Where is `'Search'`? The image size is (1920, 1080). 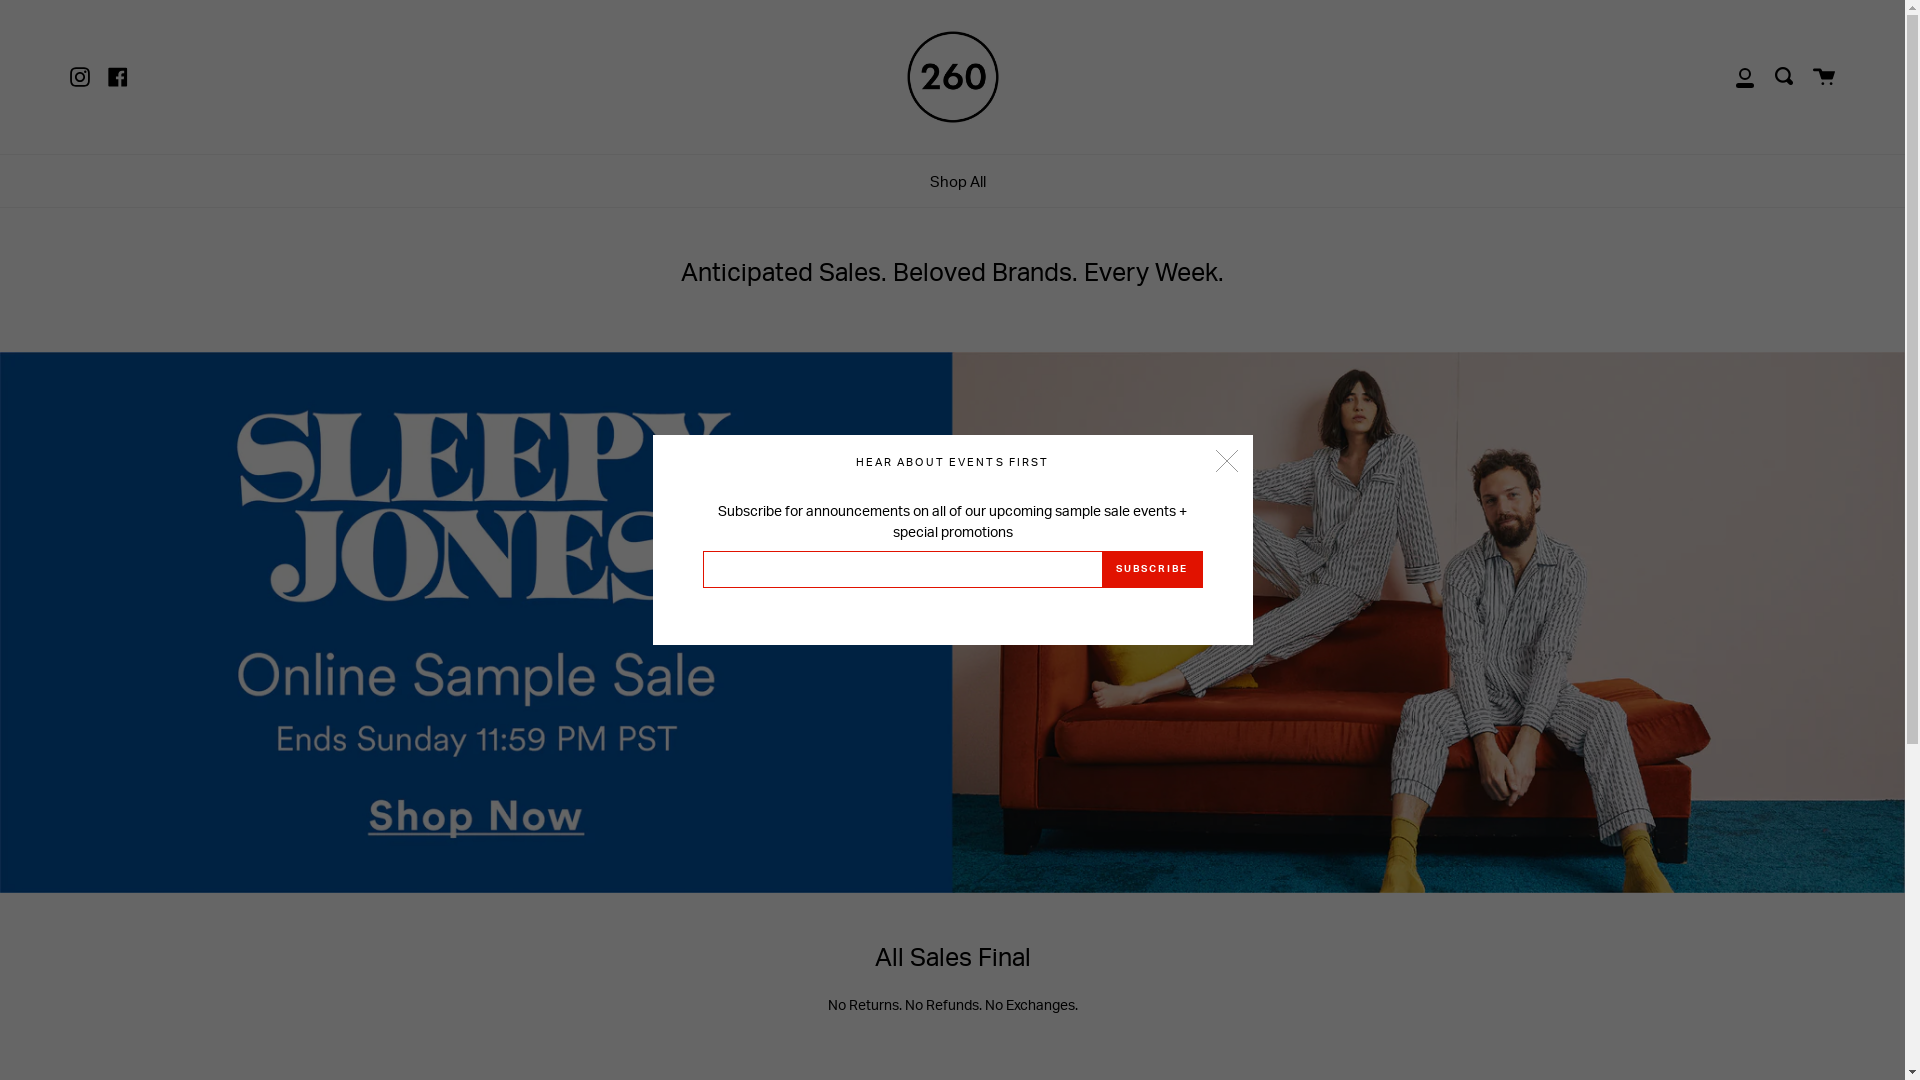
'Search' is located at coordinates (1784, 76).